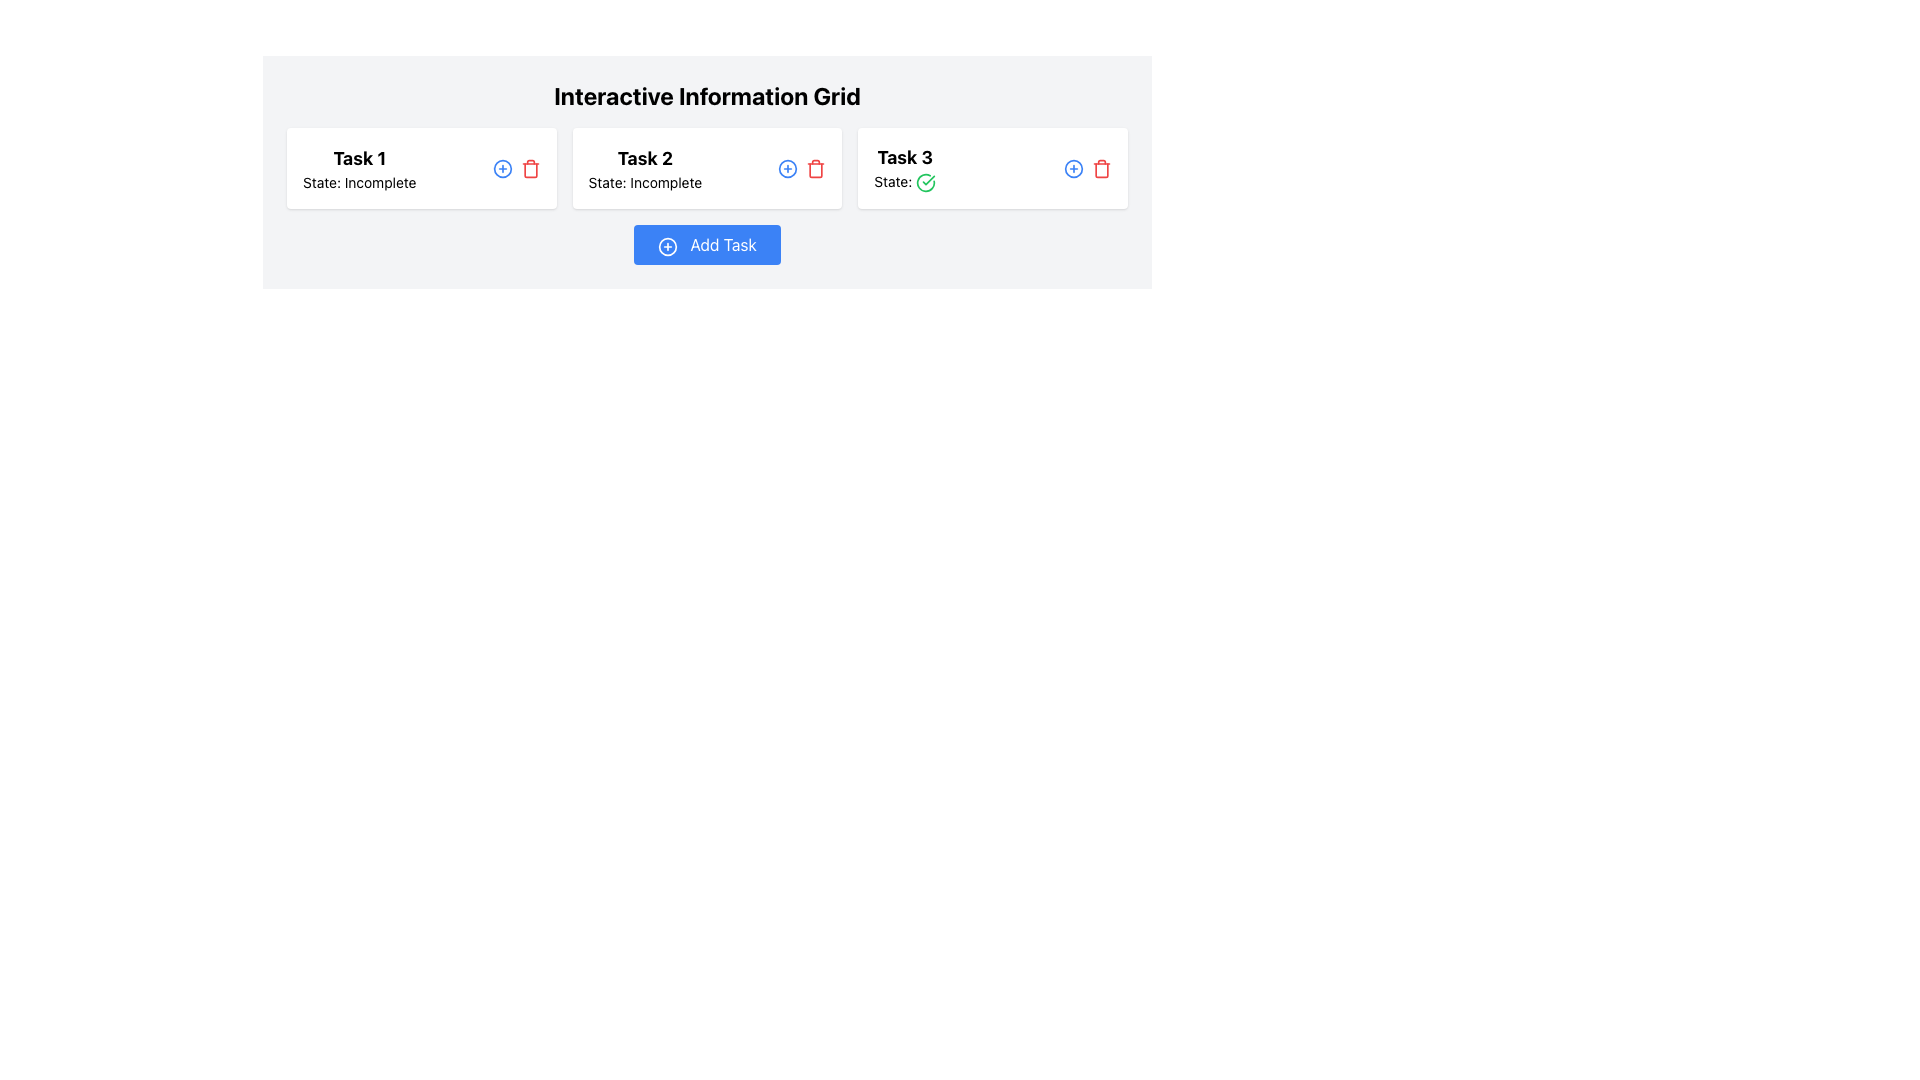 The image size is (1920, 1080). I want to click on the central circular shape of the interactive SVG icon located in the 'Task 2' card, so click(502, 167).